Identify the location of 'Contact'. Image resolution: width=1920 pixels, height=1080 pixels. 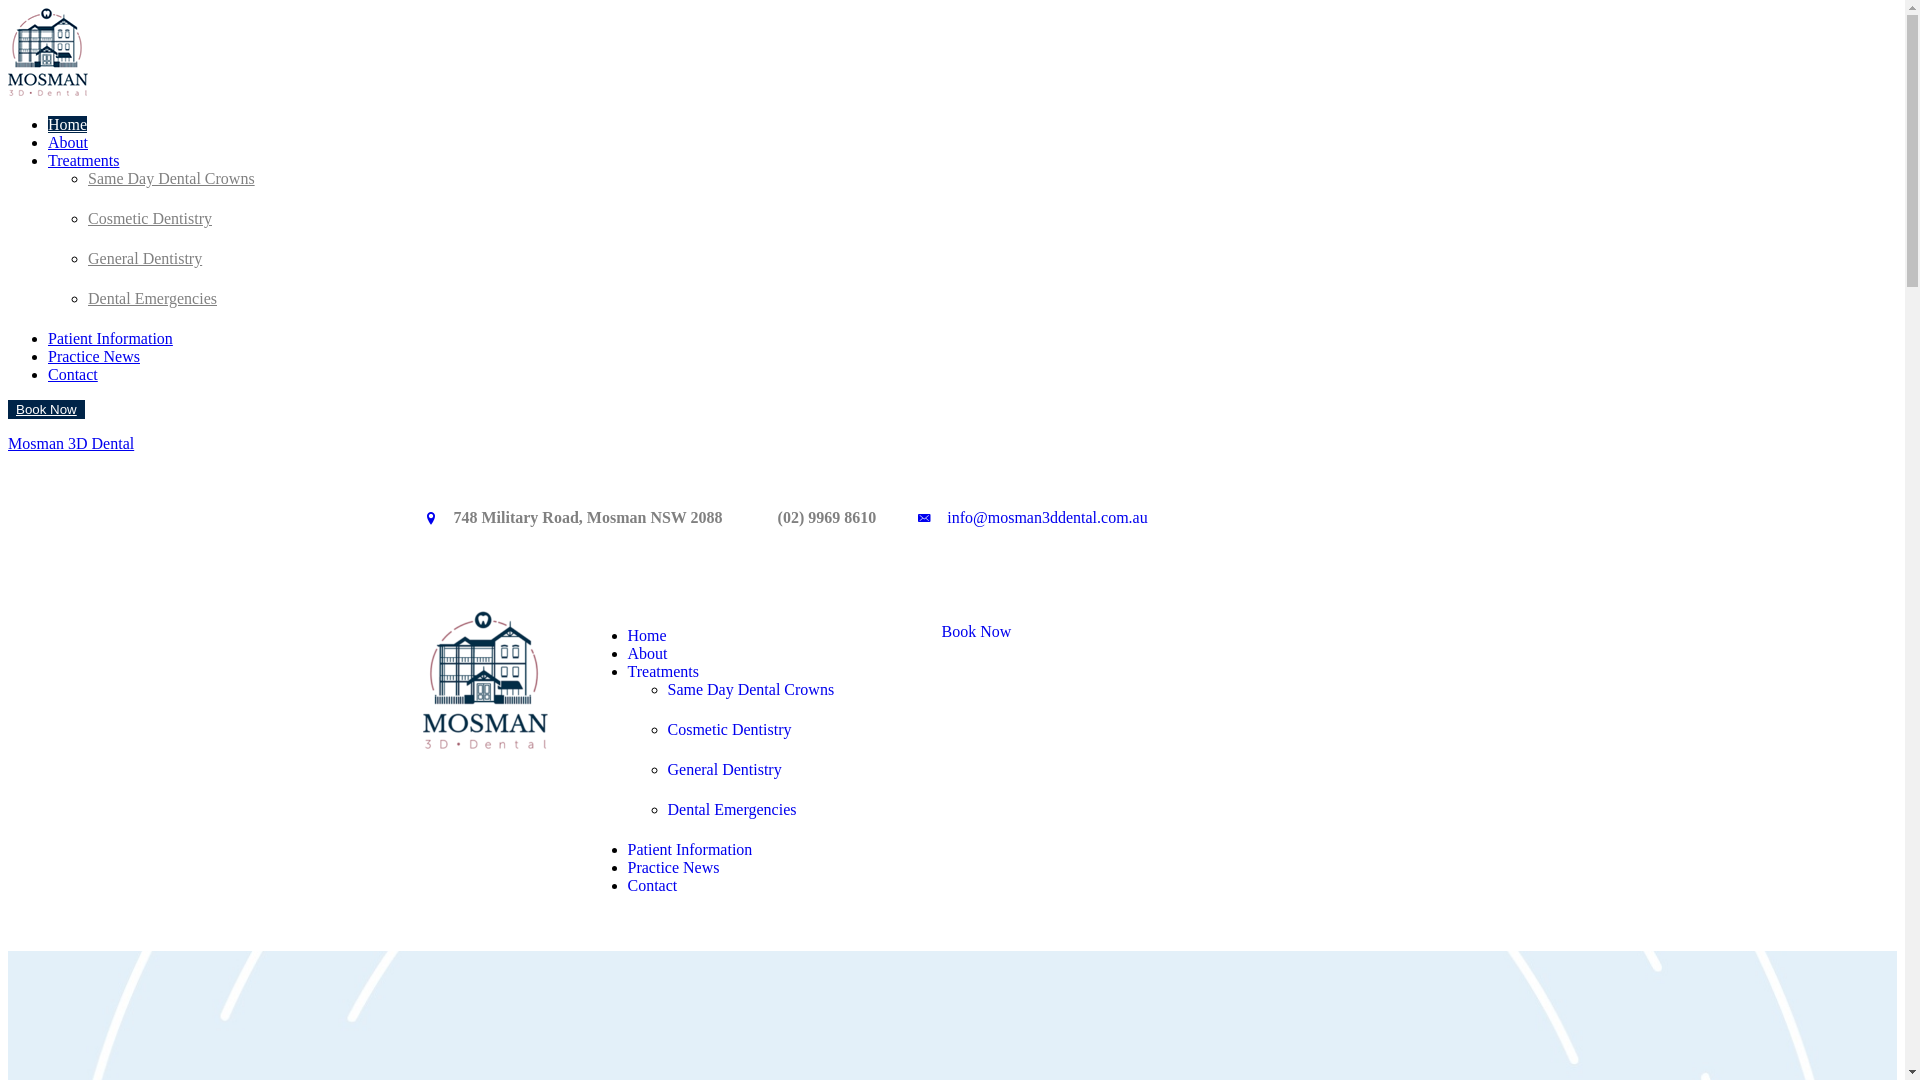
(72, 374).